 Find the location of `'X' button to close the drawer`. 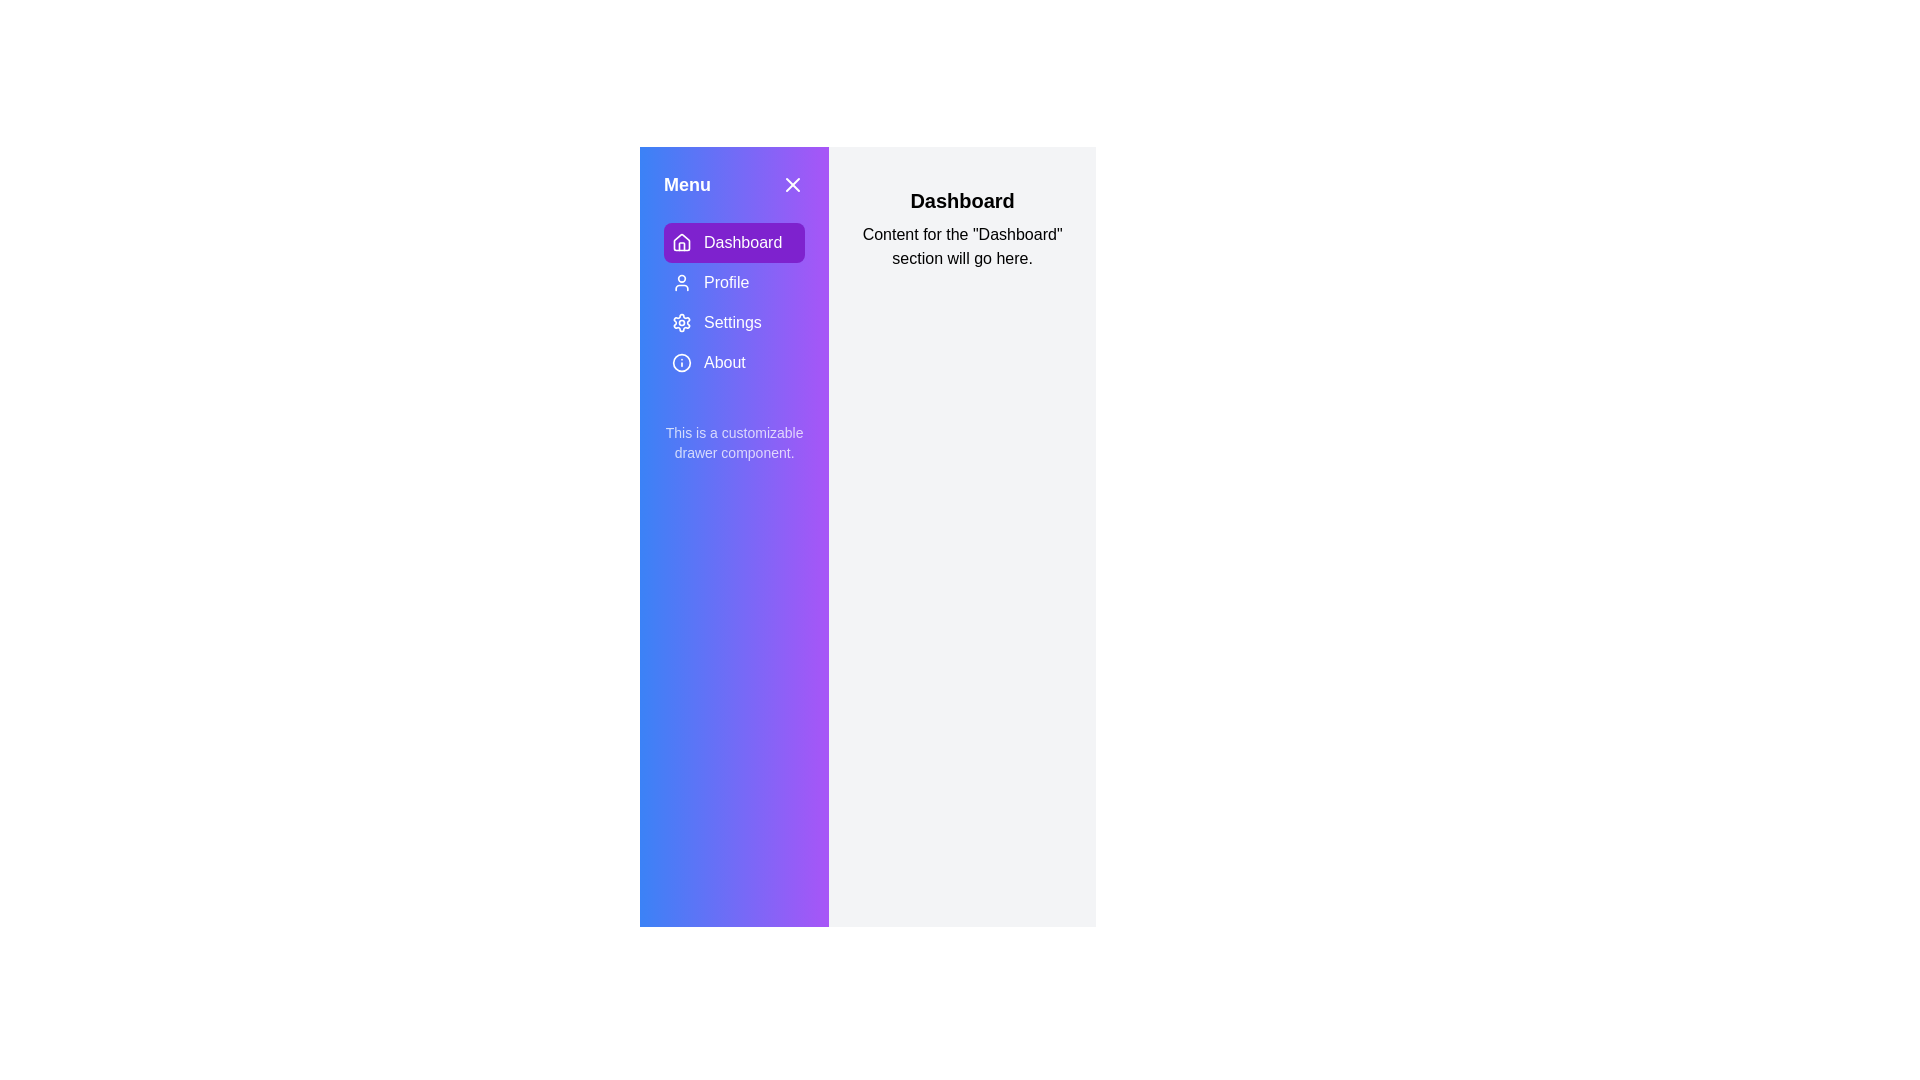

'X' button to close the drawer is located at coordinates (791, 185).